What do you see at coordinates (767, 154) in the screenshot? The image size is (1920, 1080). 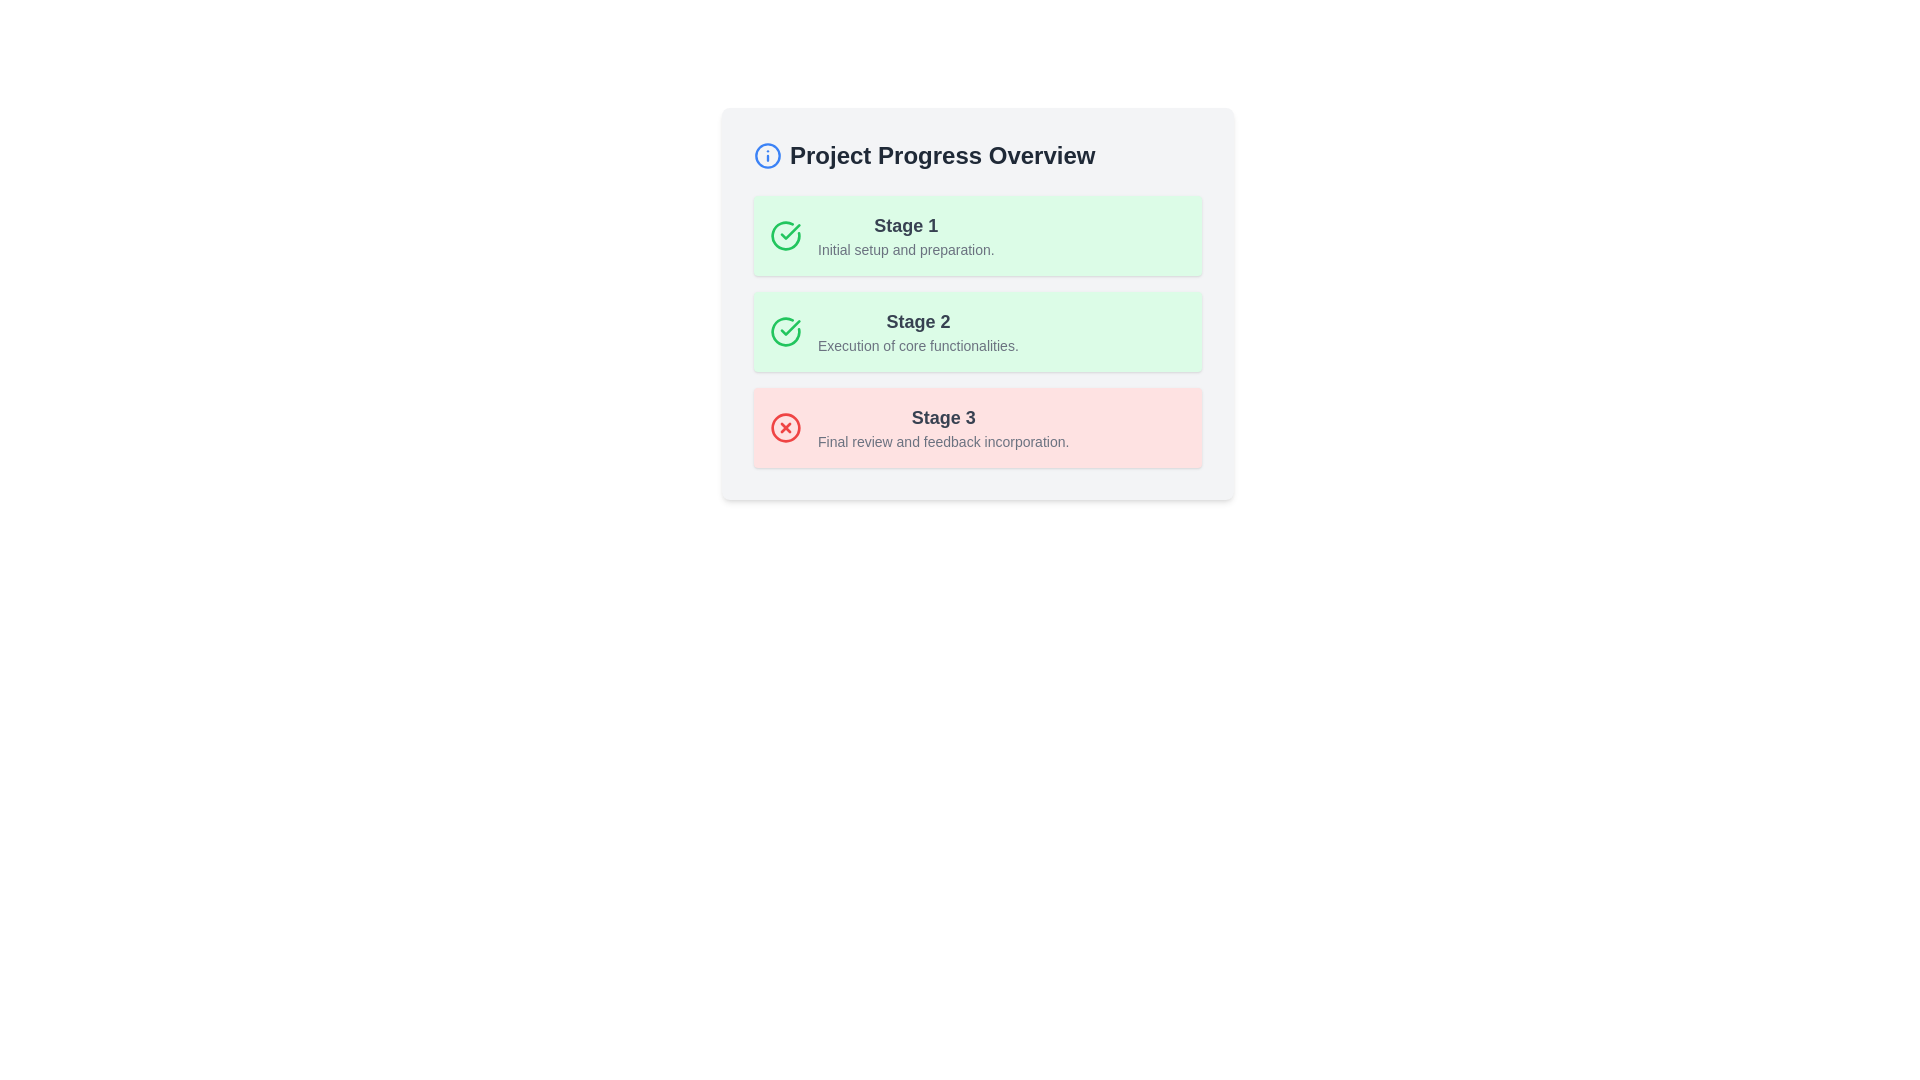 I see `the information icon located to the left of the 'Project Progress Overview' text` at bounding box center [767, 154].